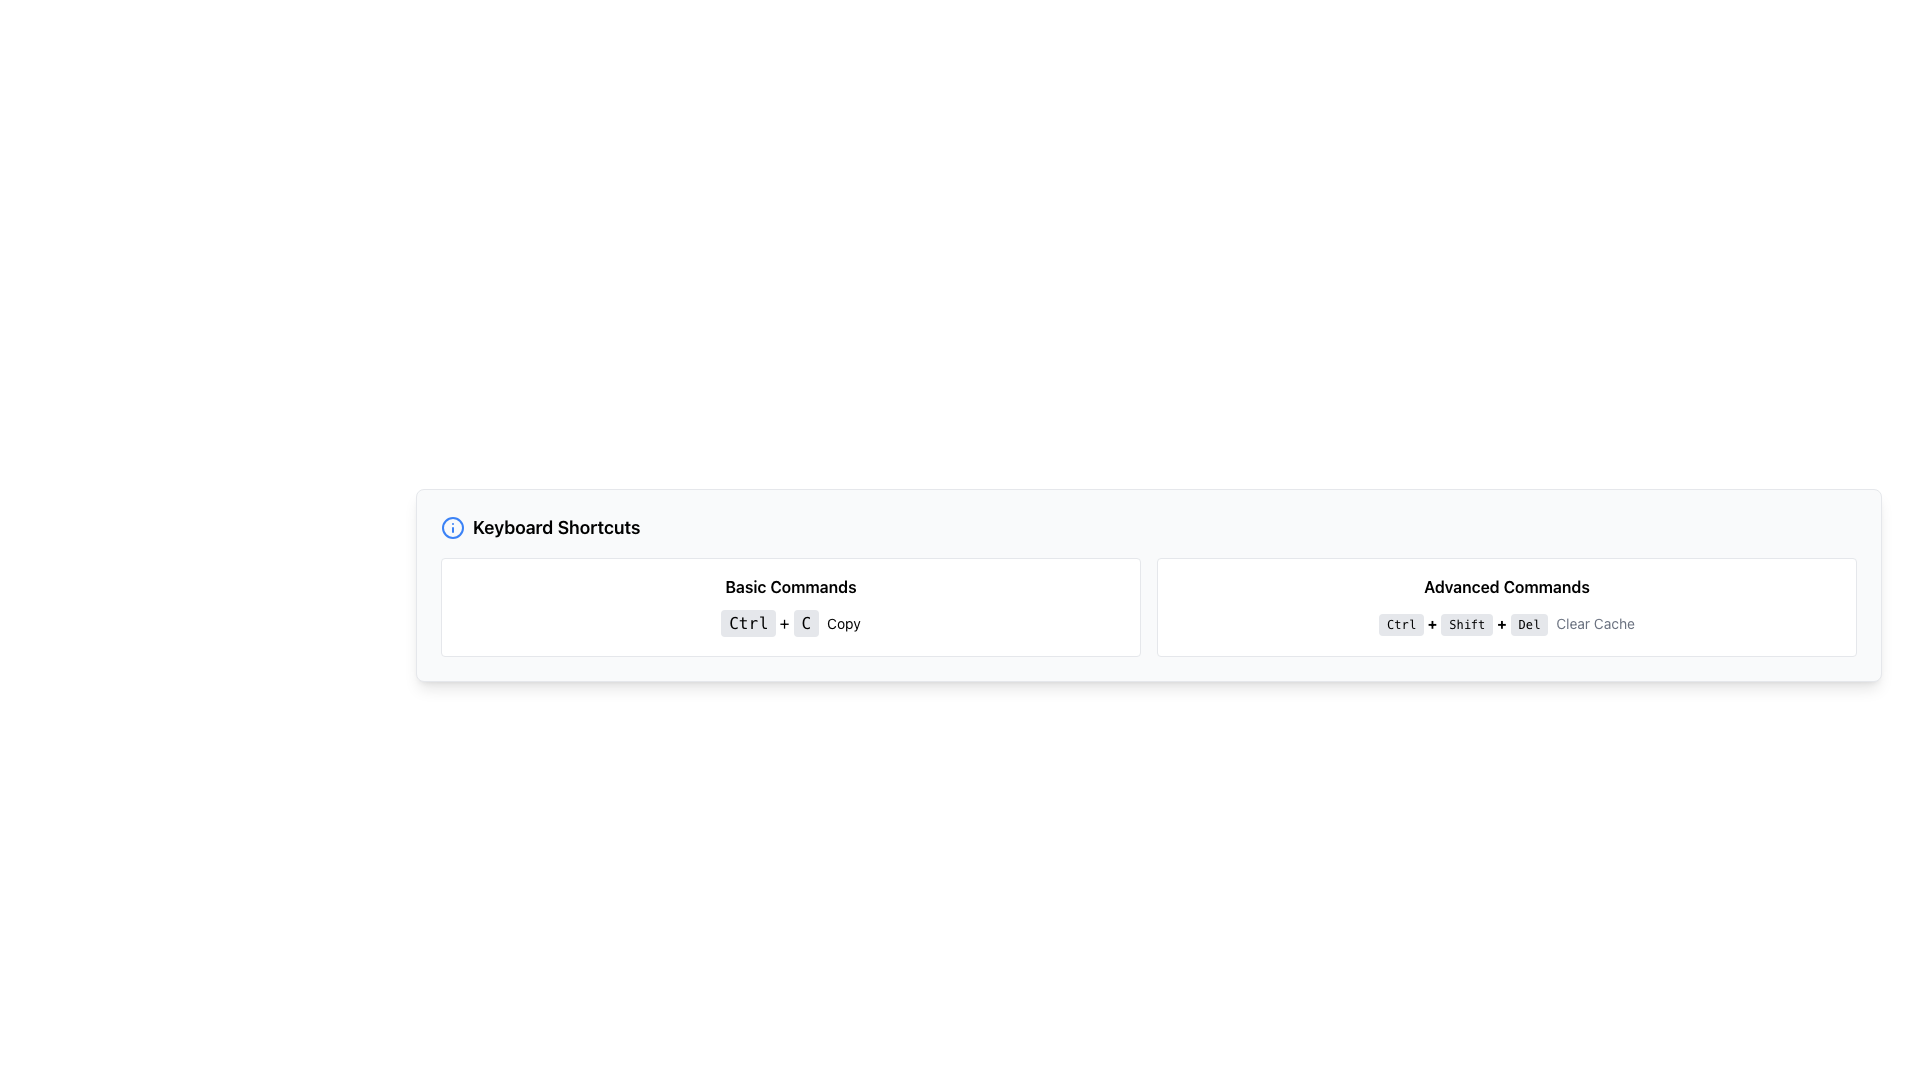 Image resolution: width=1920 pixels, height=1080 pixels. I want to click on the 'Shift' button, which is a small rectangular button with rounded corners, light gray background, and black text, located under the 'Advanced Commands' section, so click(1467, 623).